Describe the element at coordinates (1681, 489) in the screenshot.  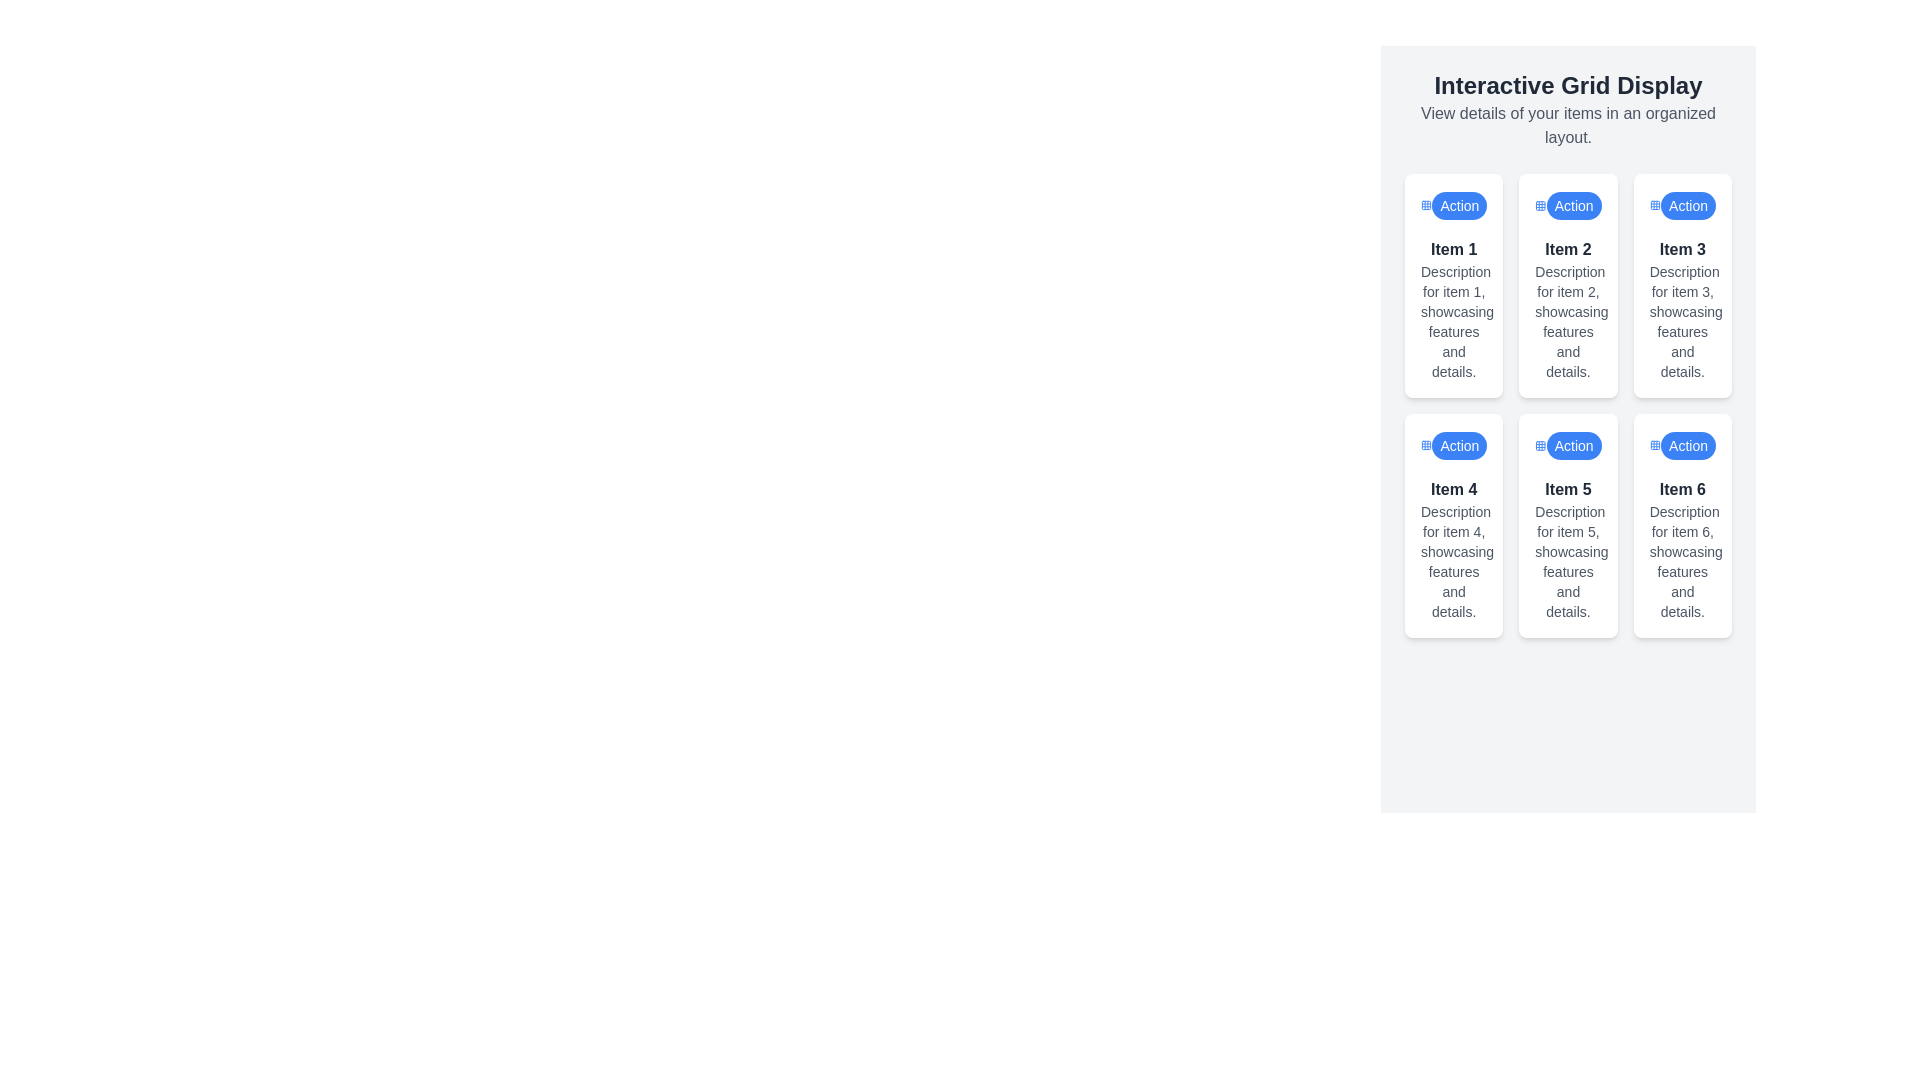
I see `text from the title label located at the top of the rightmost card in a three-column grid layout, which is the first textual element of the card identified as 'Item 6'` at that location.